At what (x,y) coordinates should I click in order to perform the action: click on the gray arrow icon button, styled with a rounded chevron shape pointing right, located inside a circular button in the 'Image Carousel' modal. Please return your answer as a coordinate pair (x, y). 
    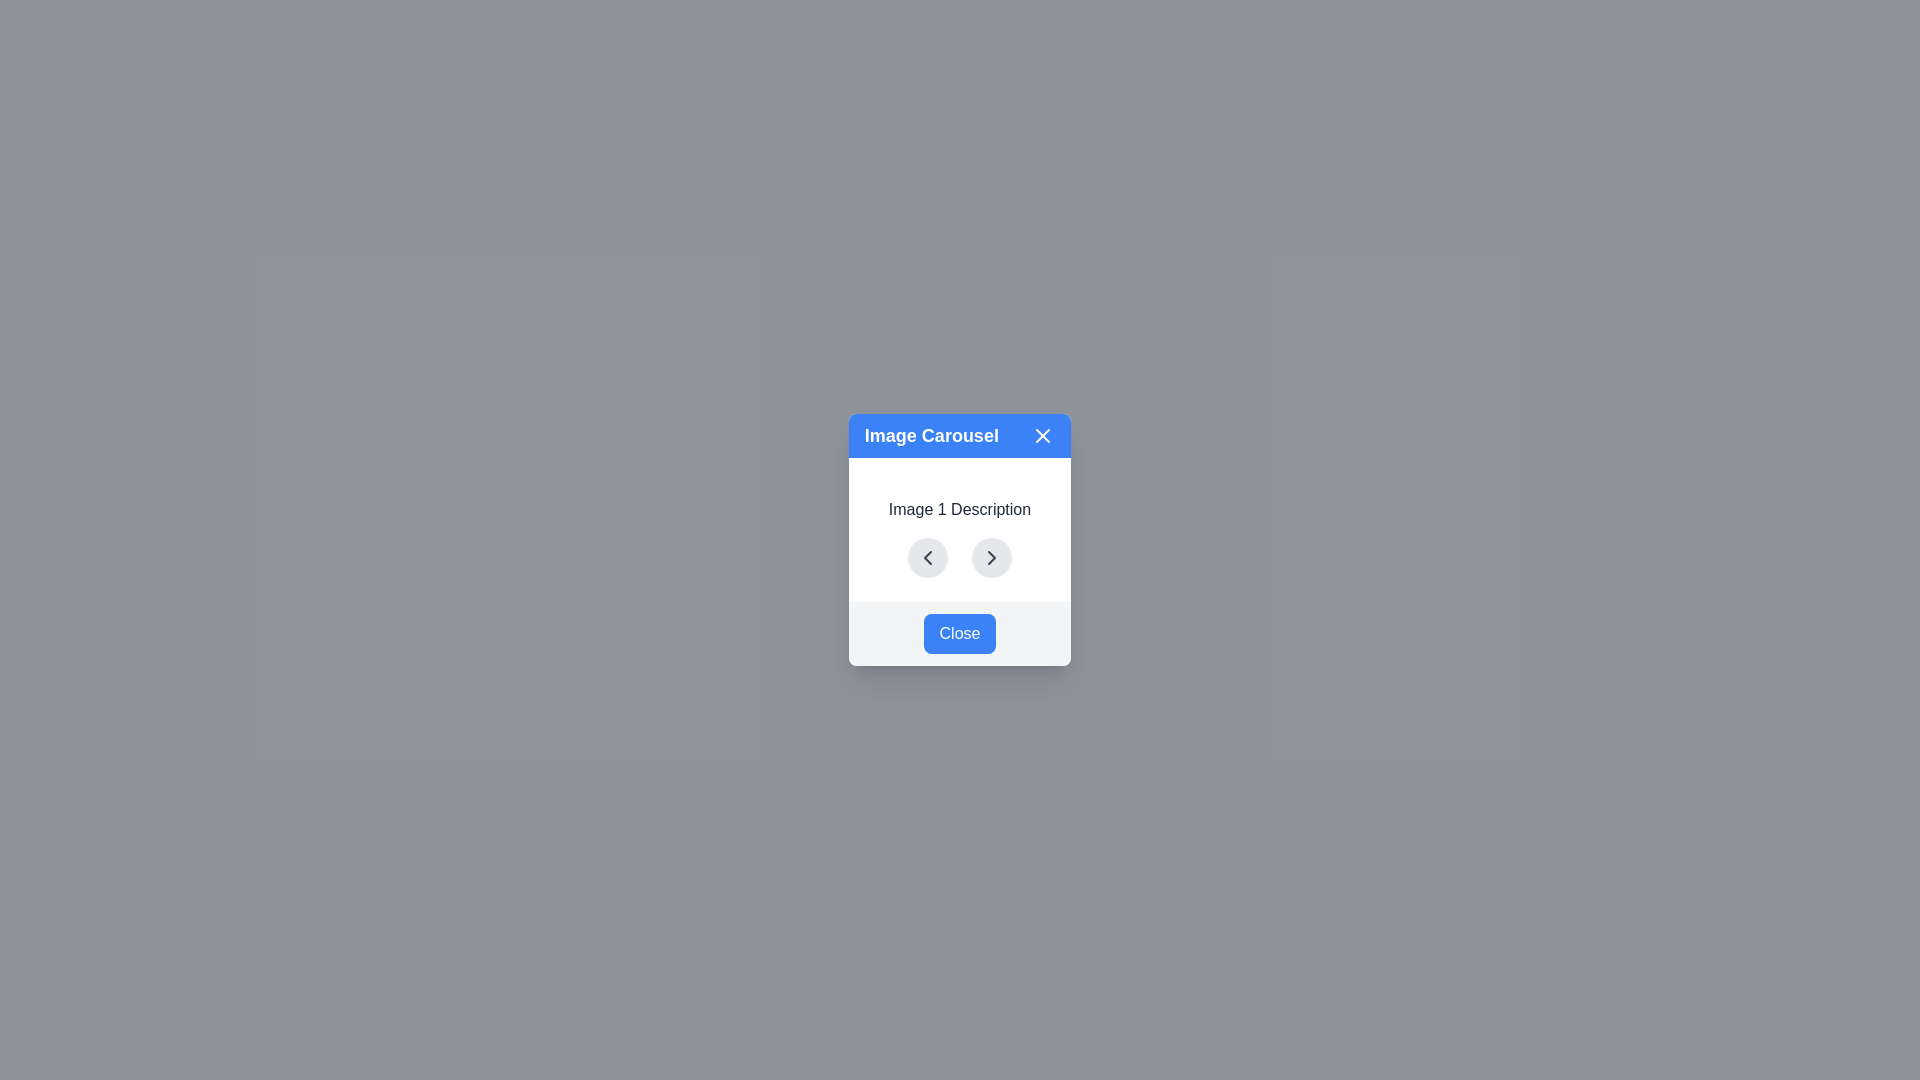
    Looking at the image, I should click on (992, 558).